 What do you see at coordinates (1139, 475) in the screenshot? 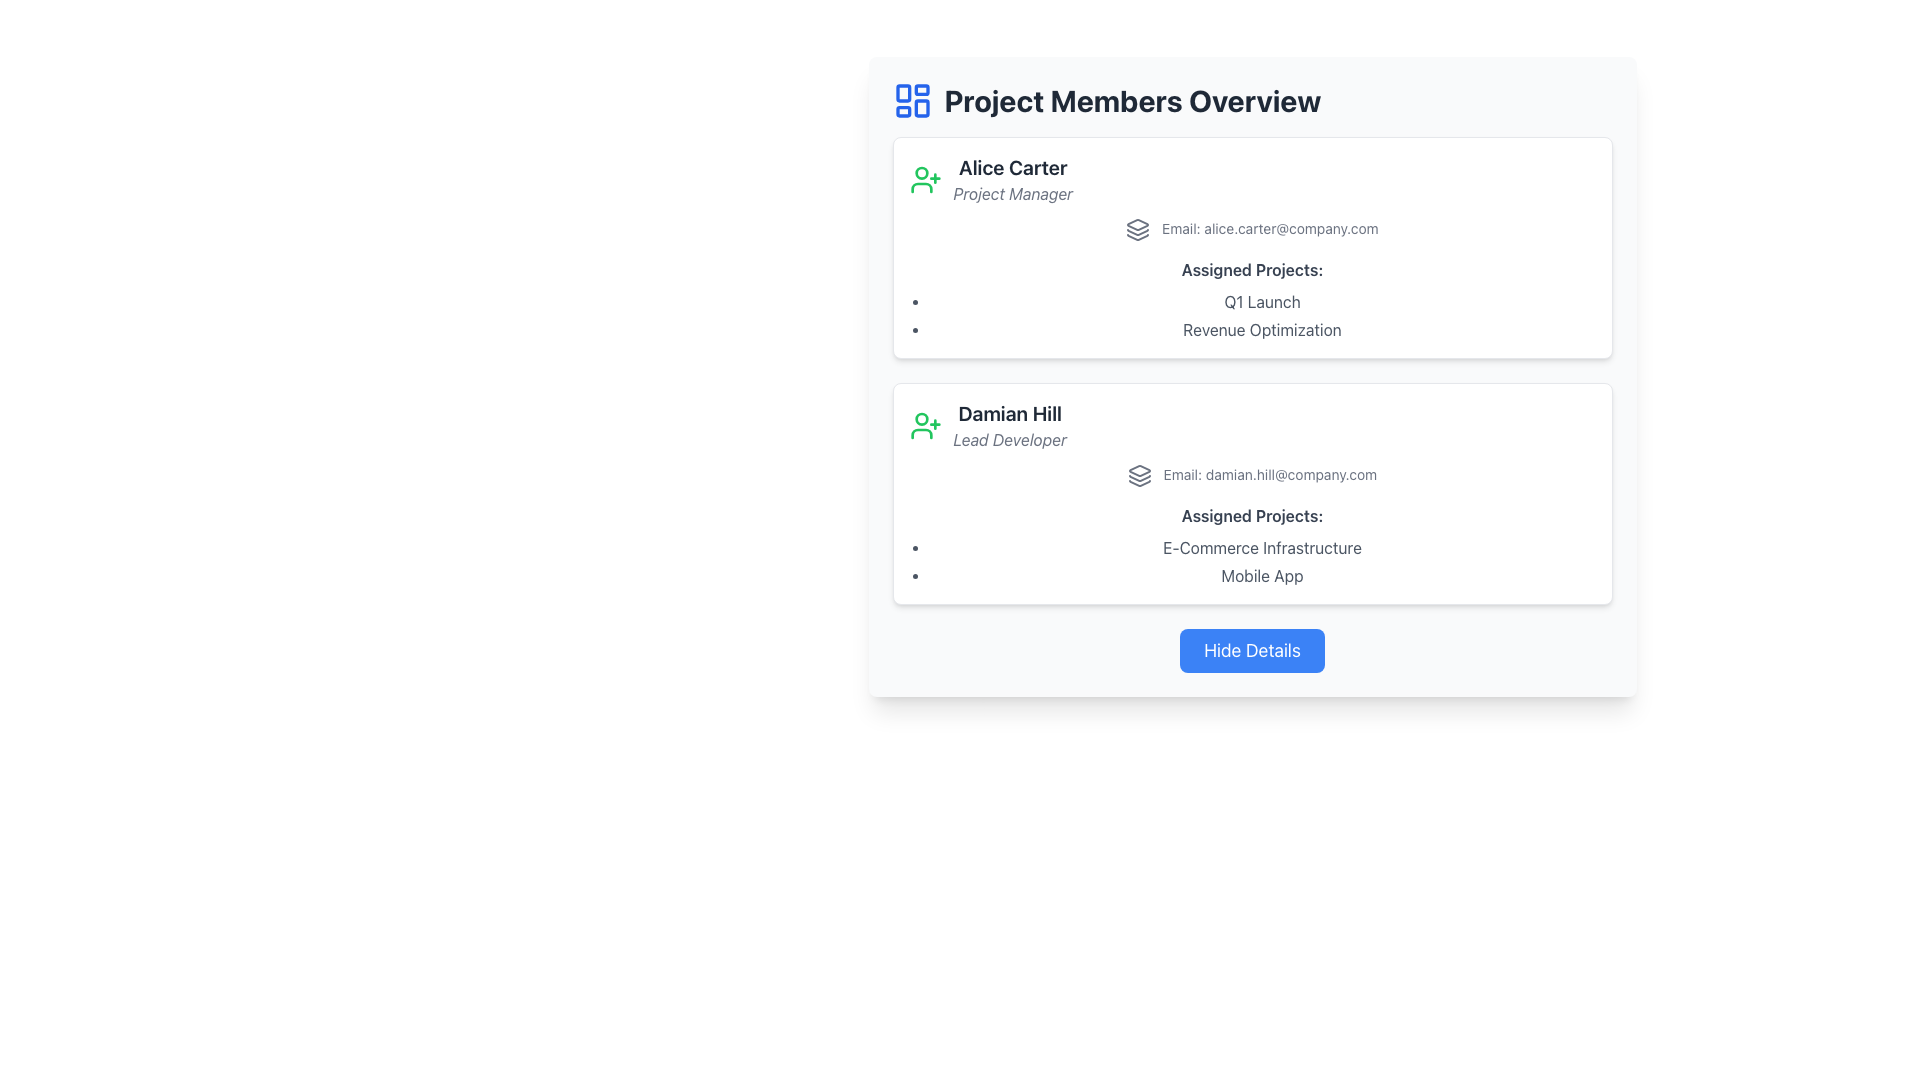
I see `the email icon representing 'Email: damian.hill@company.com' within the card for 'Damian Hill'` at bounding box center [1139, 475].